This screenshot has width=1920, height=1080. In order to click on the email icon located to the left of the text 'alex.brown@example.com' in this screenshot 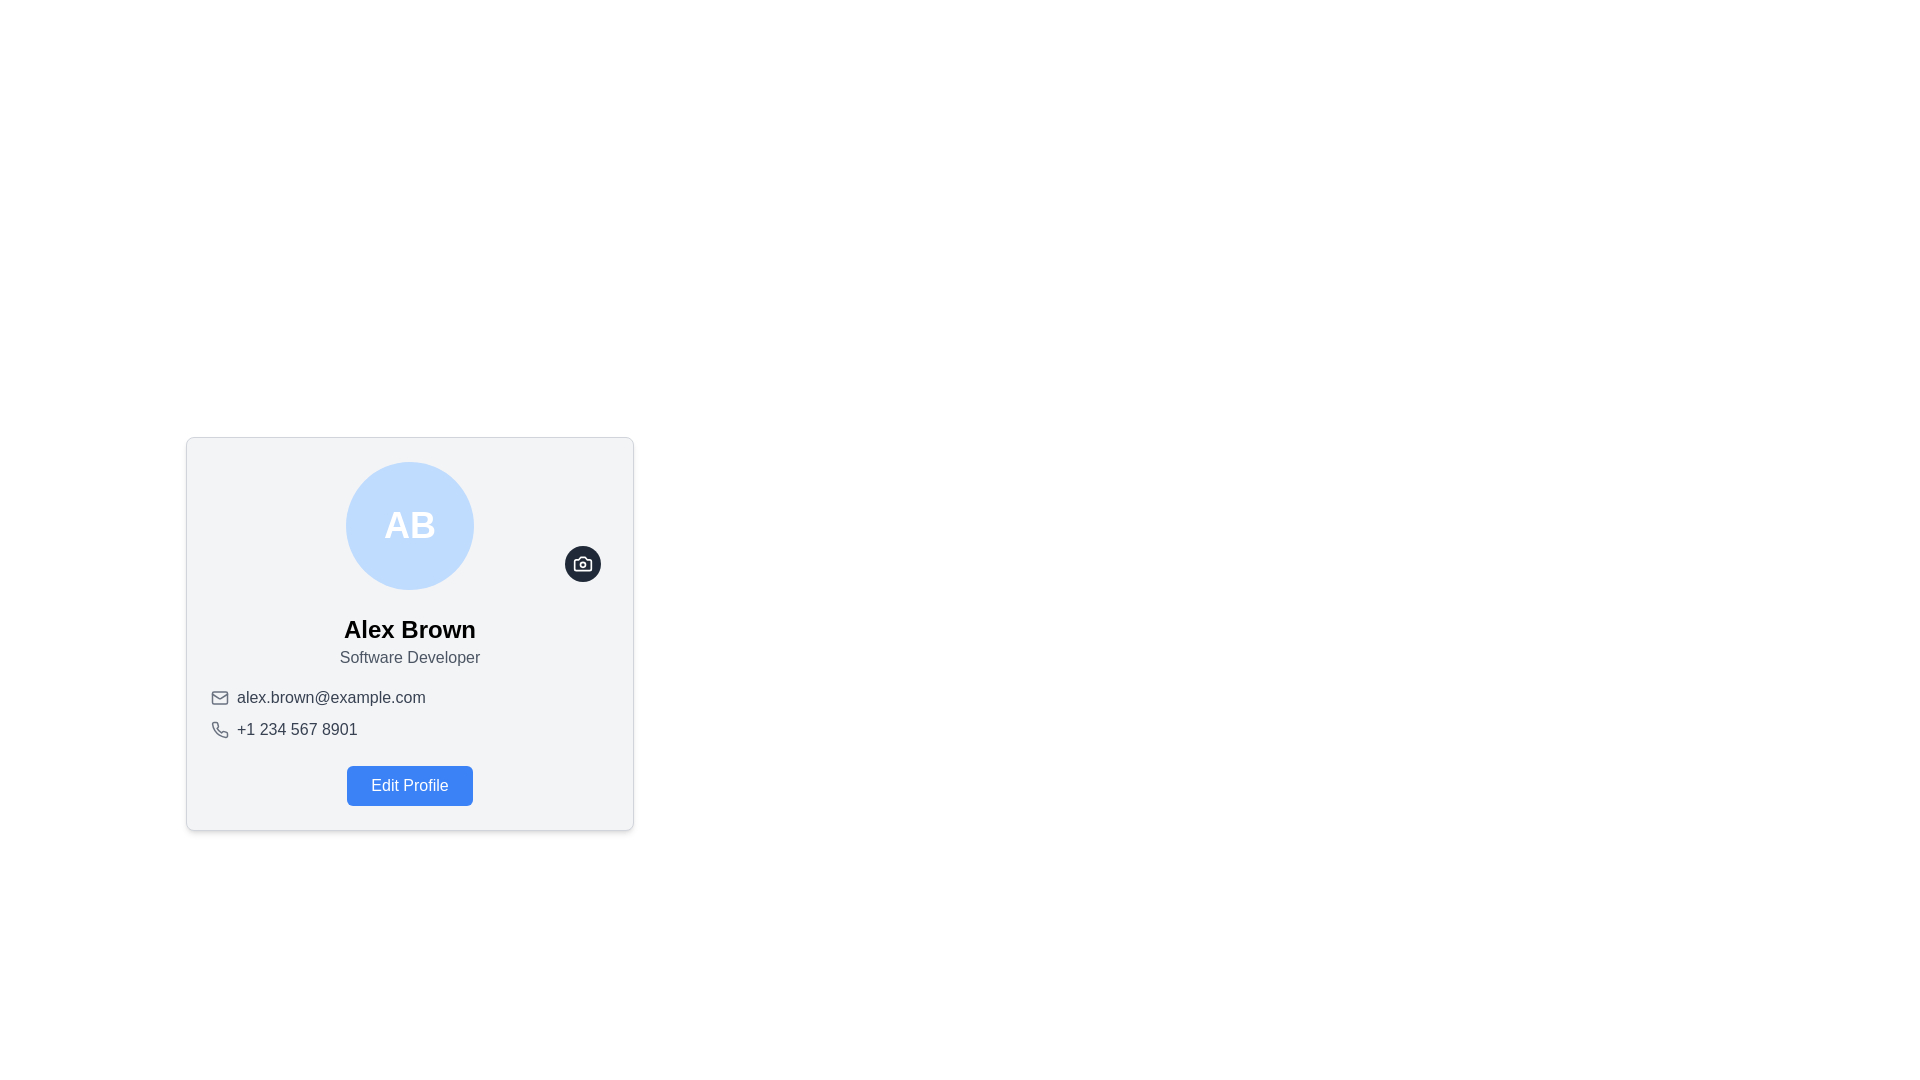, I will do `click(220, 697)`.